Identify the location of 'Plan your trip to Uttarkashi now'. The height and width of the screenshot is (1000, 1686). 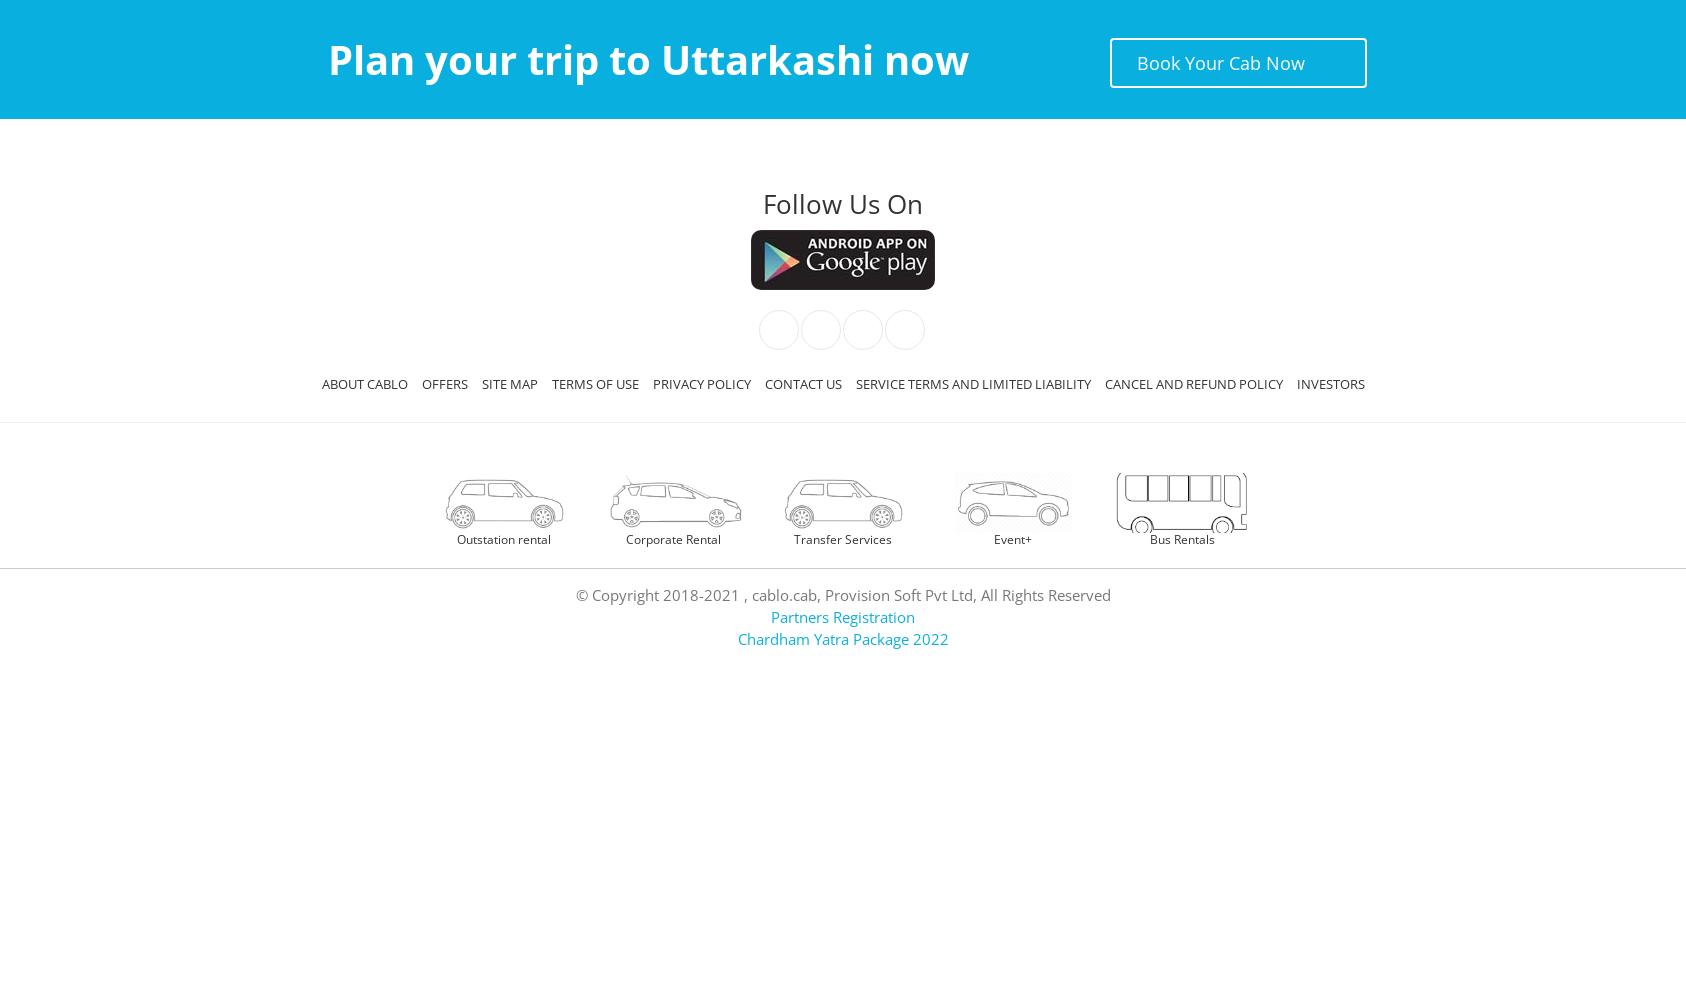
(646, 59).